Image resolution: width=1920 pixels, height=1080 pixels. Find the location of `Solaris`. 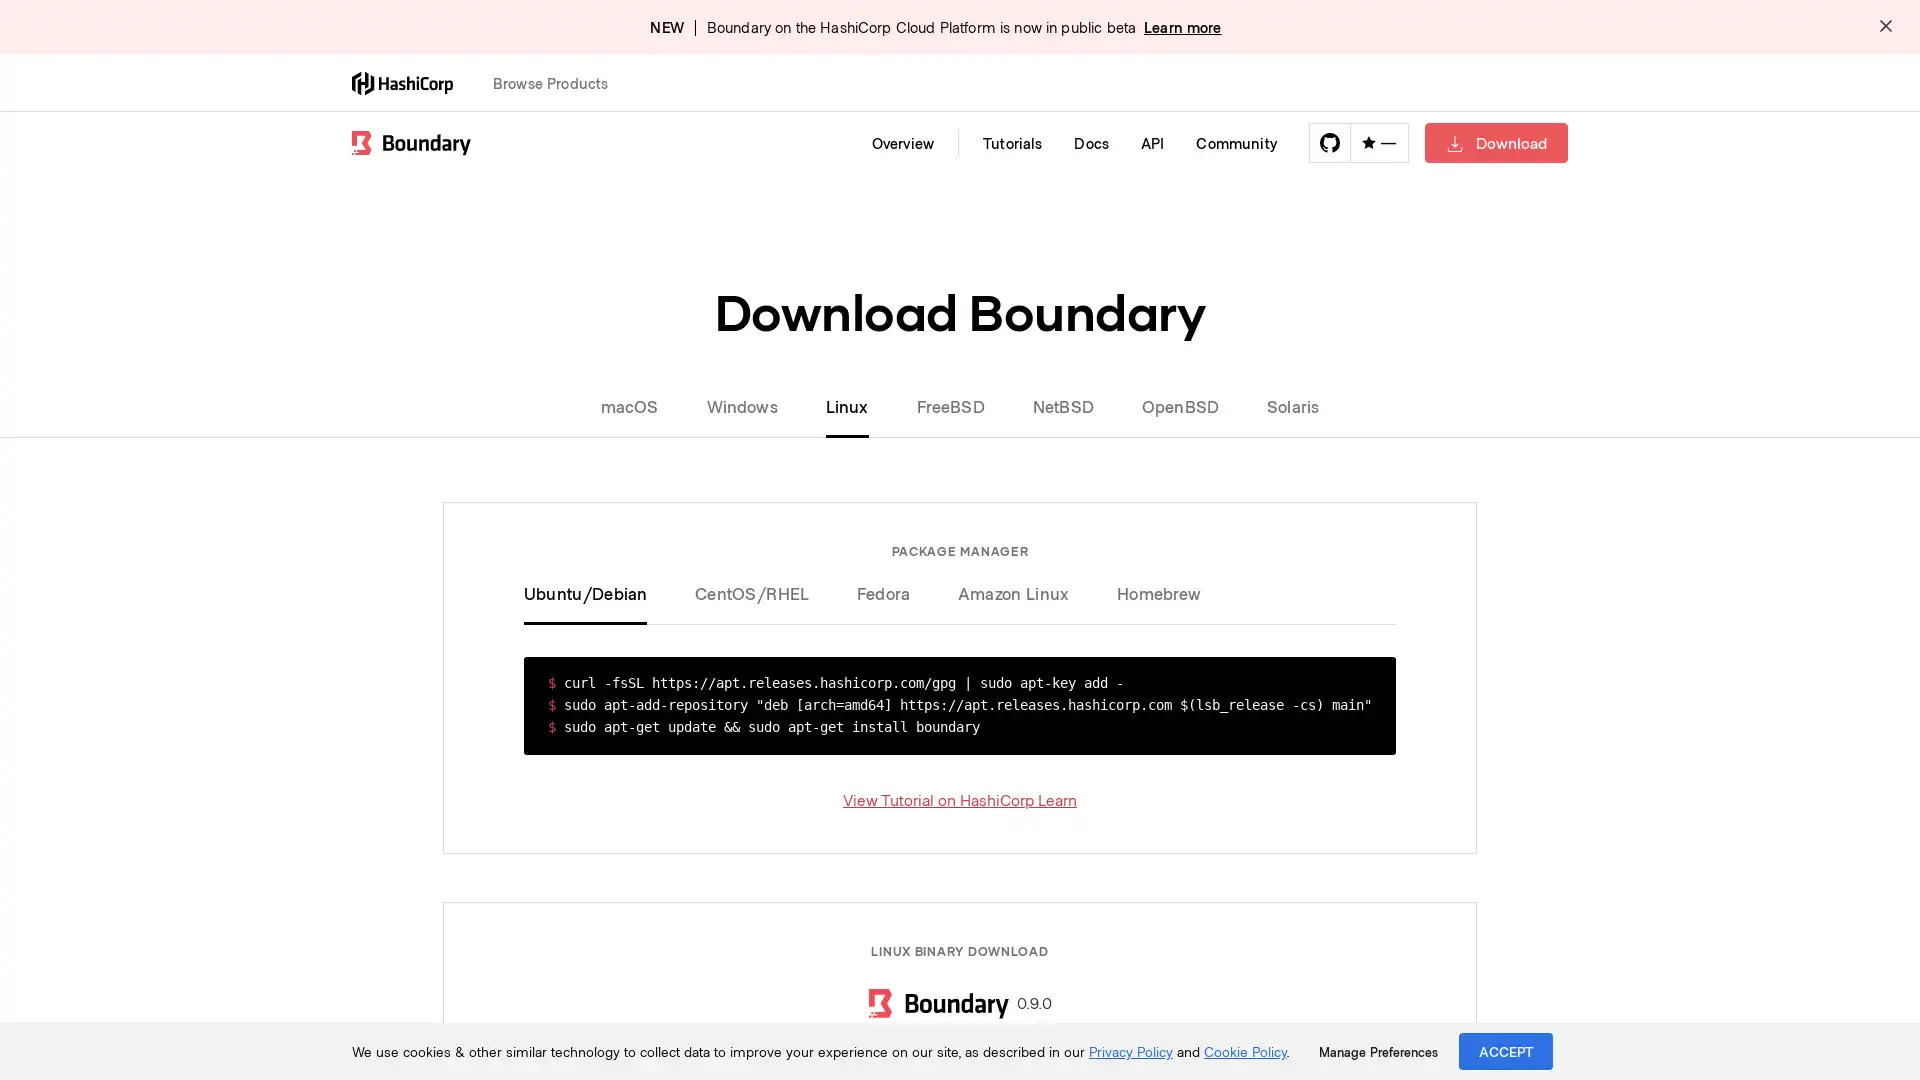

Solaris is located at coordinates (1281, 405).